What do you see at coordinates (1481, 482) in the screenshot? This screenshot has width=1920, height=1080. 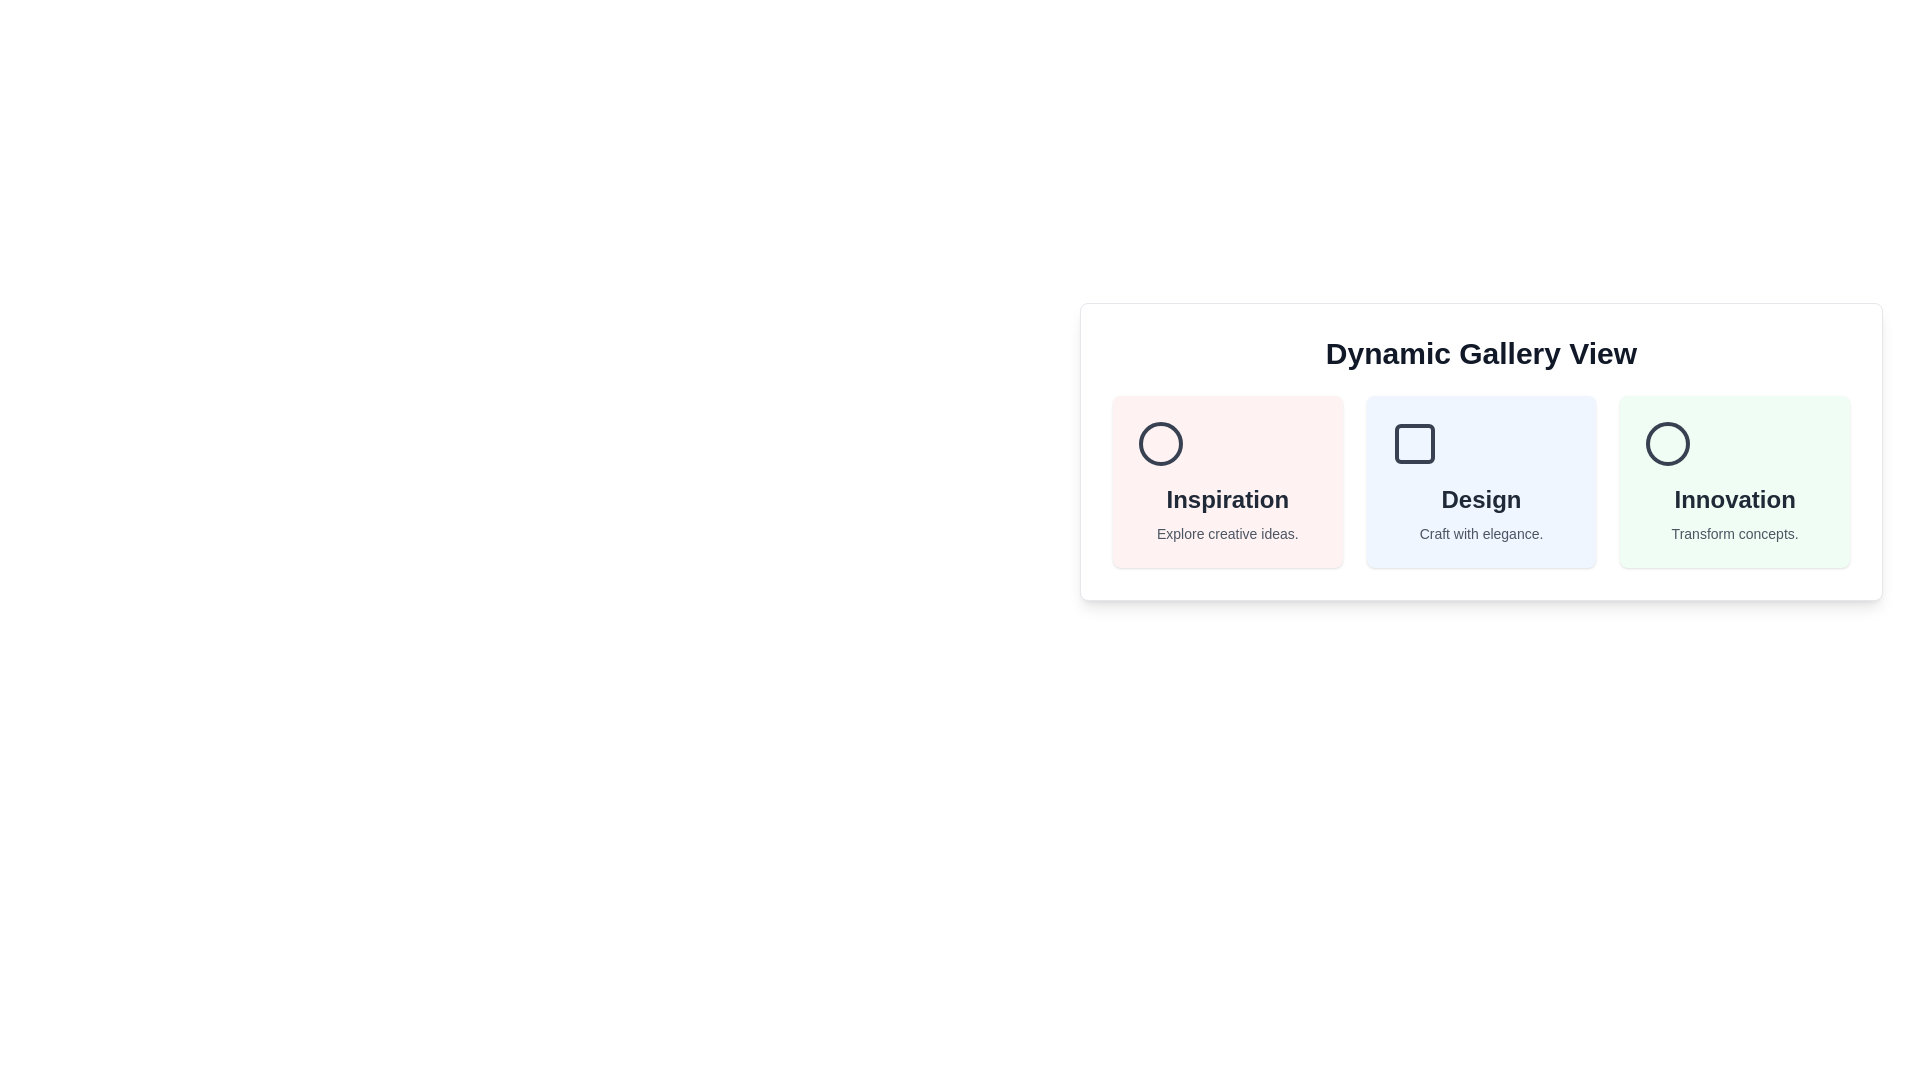 I see `the 'Design' section in the Dynamic Gallery View, which has a light blue background and contains bold text below a square icon` at bounding box center [1481, 482].